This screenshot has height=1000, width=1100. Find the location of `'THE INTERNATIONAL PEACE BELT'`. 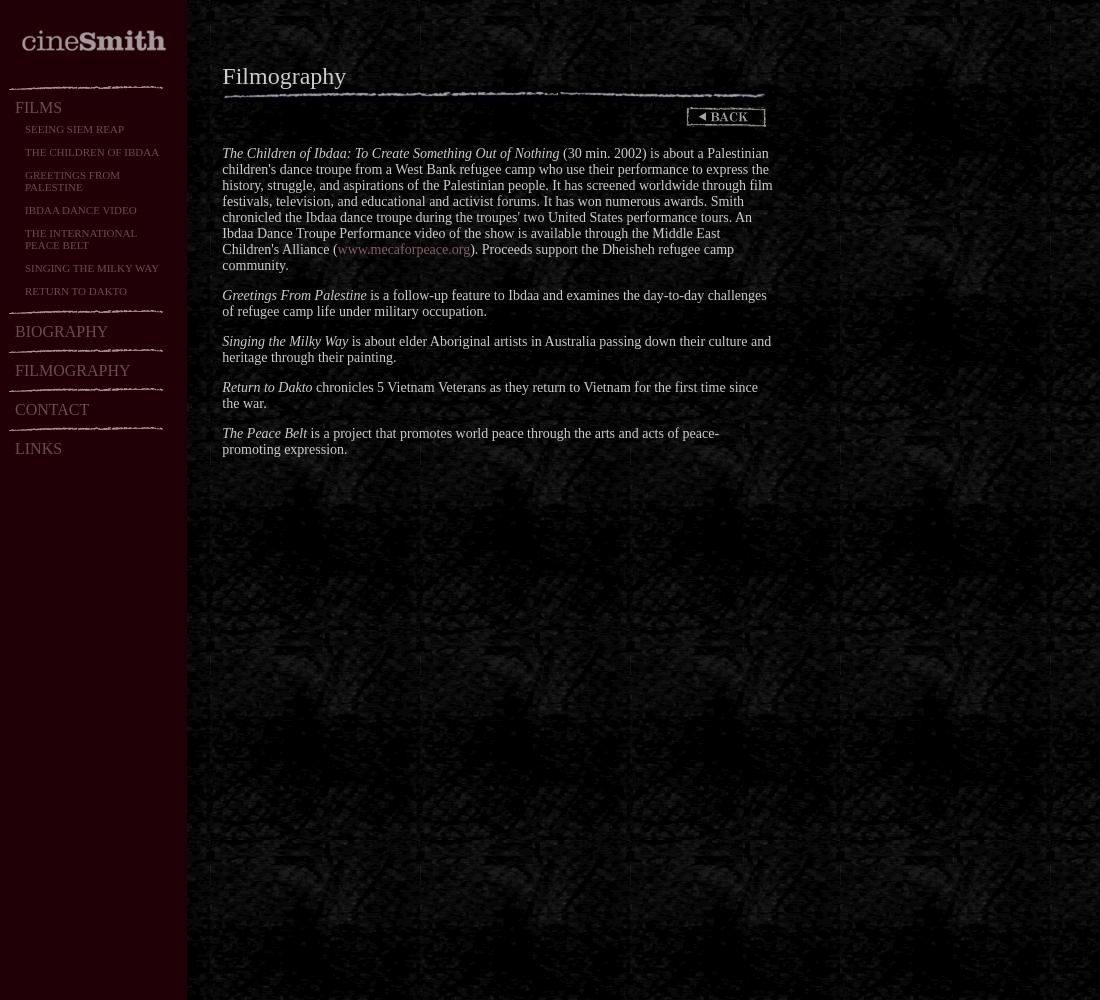

'THE INTERNATIONAL PEACE BELT' is located at coordinates (80, 238).